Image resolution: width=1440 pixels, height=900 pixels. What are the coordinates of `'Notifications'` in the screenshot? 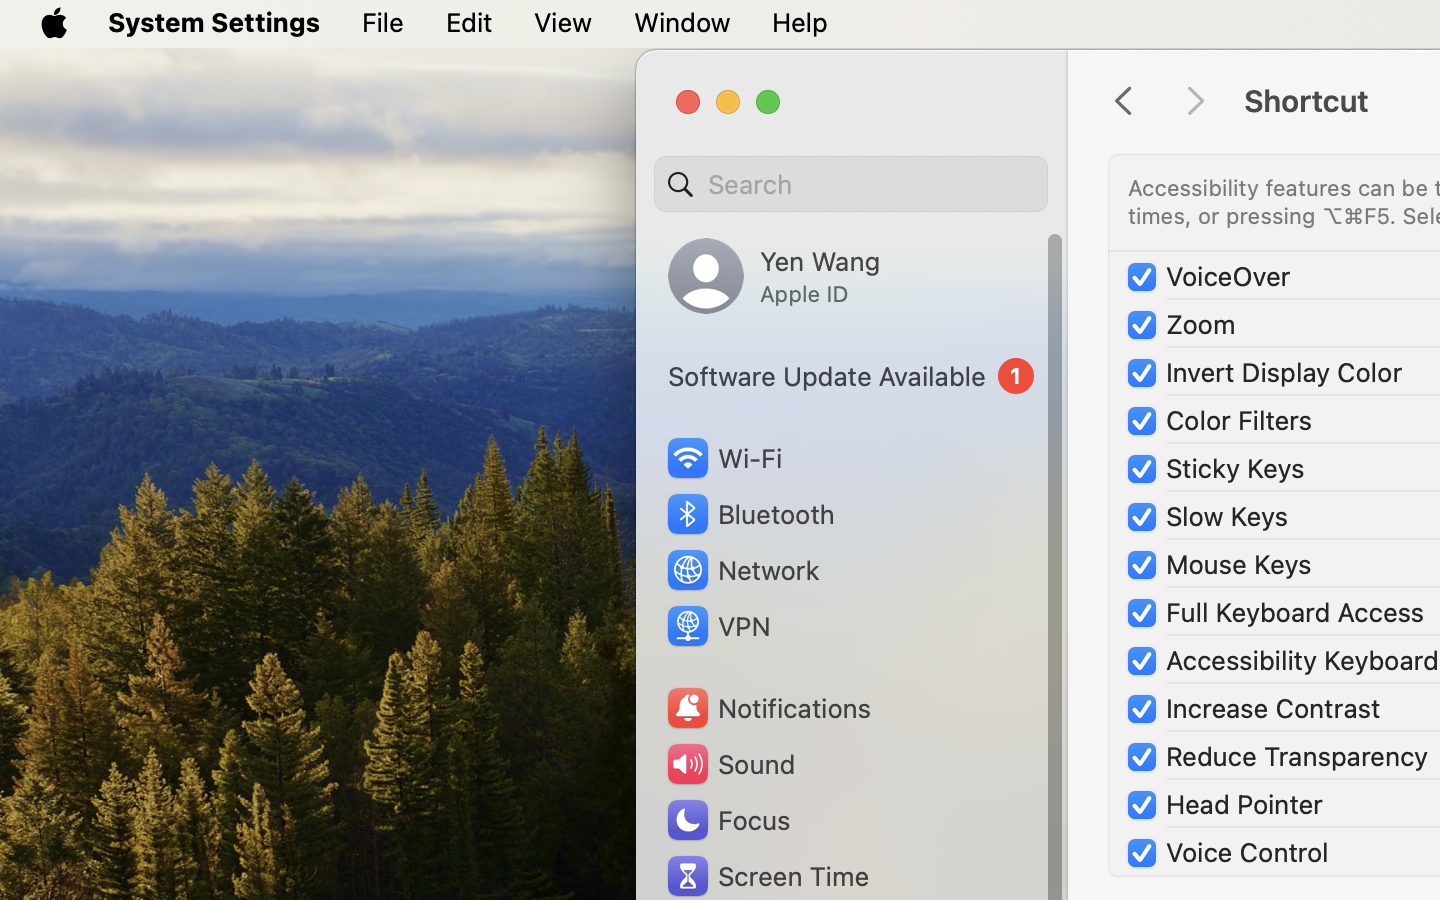 It's located at (766, 707).